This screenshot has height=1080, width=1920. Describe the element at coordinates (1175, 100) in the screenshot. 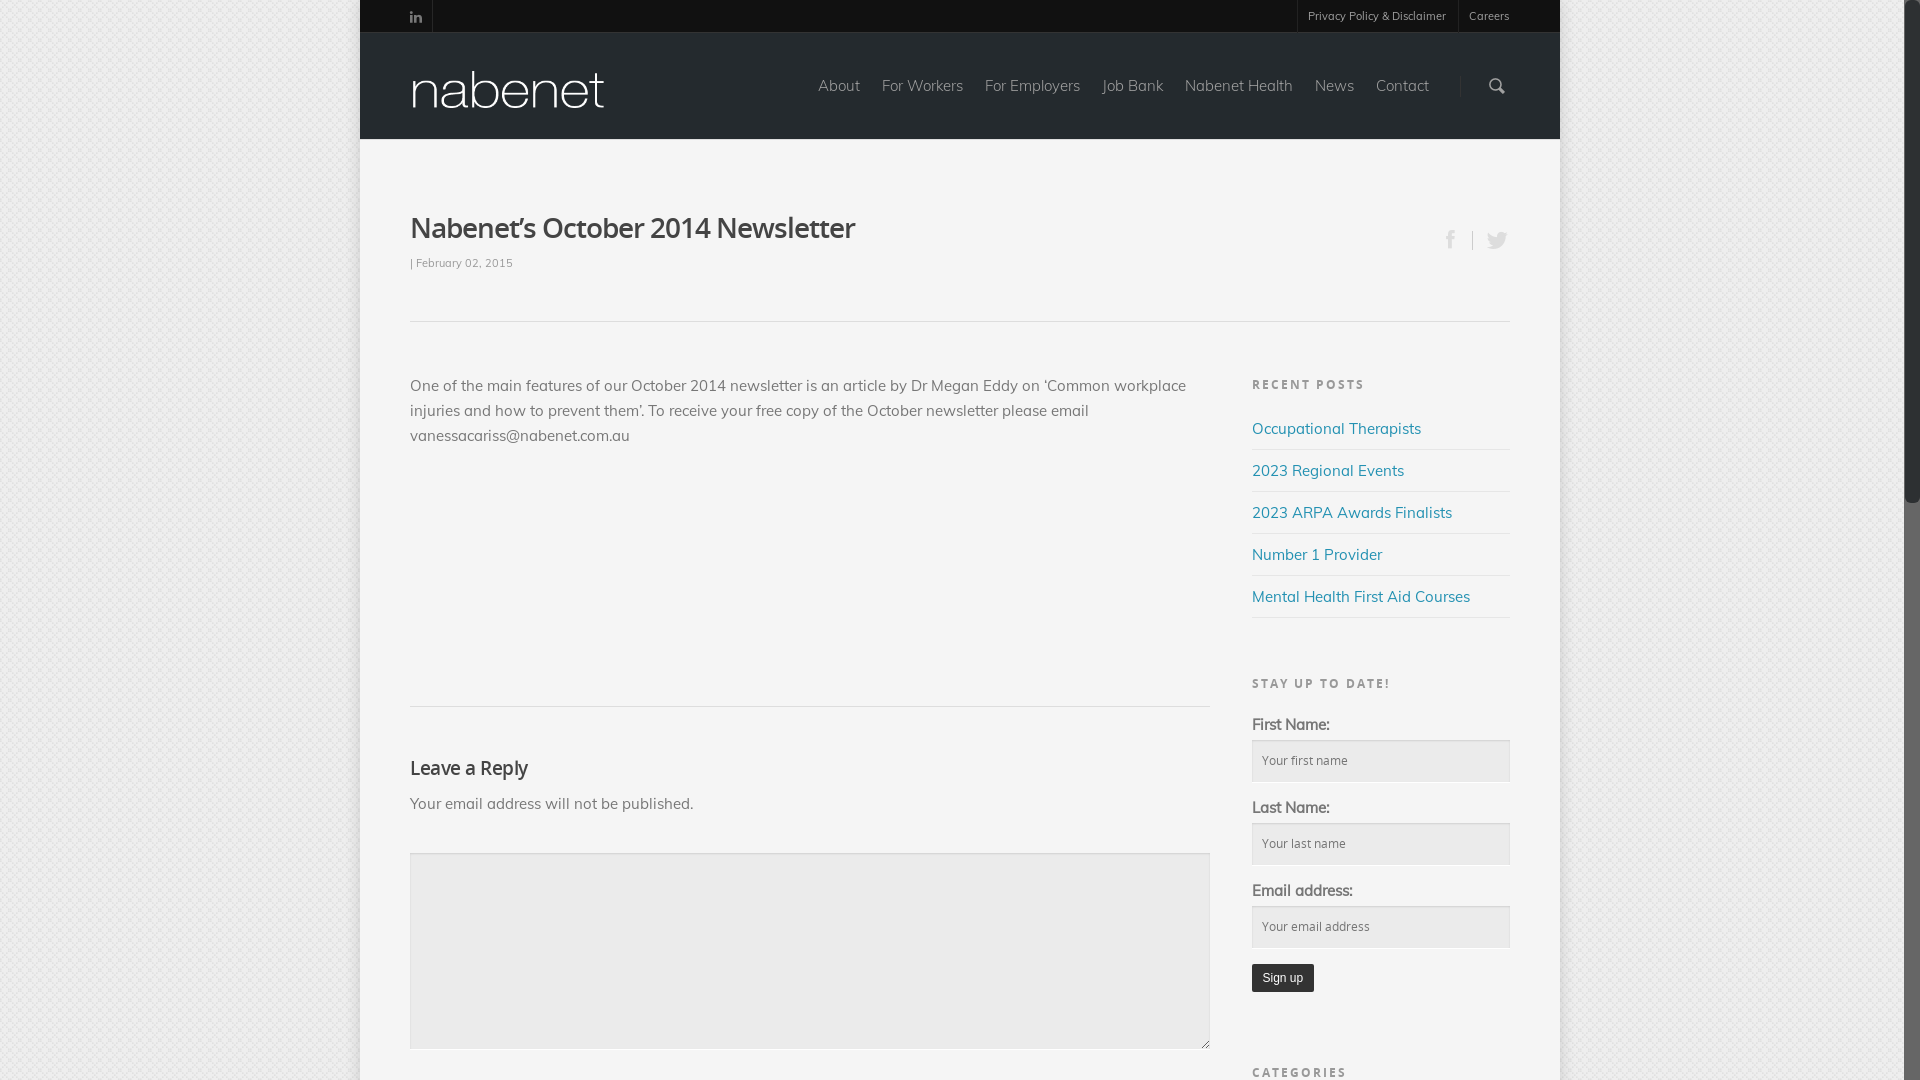

I see `'Nabenet Health'` at that location.